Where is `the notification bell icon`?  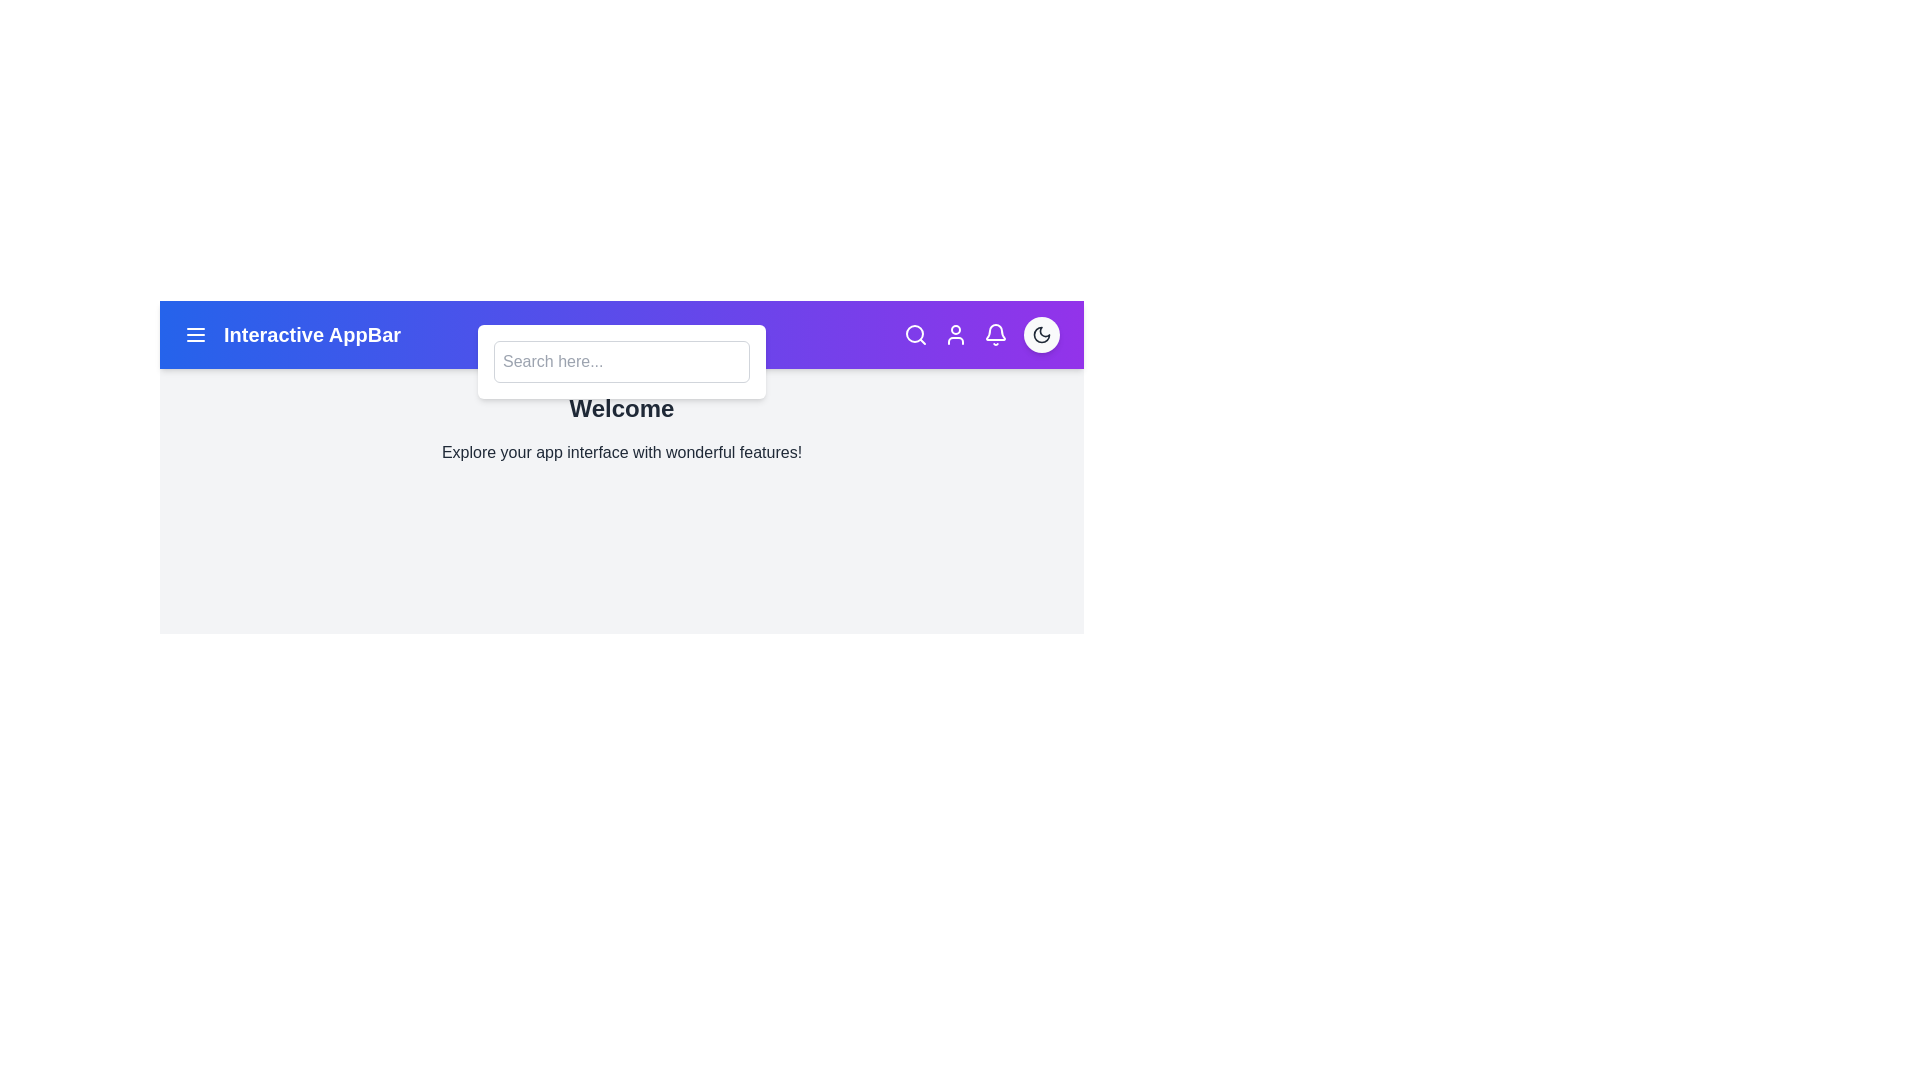 the notification bell icon is located at coordinates (996, 334).